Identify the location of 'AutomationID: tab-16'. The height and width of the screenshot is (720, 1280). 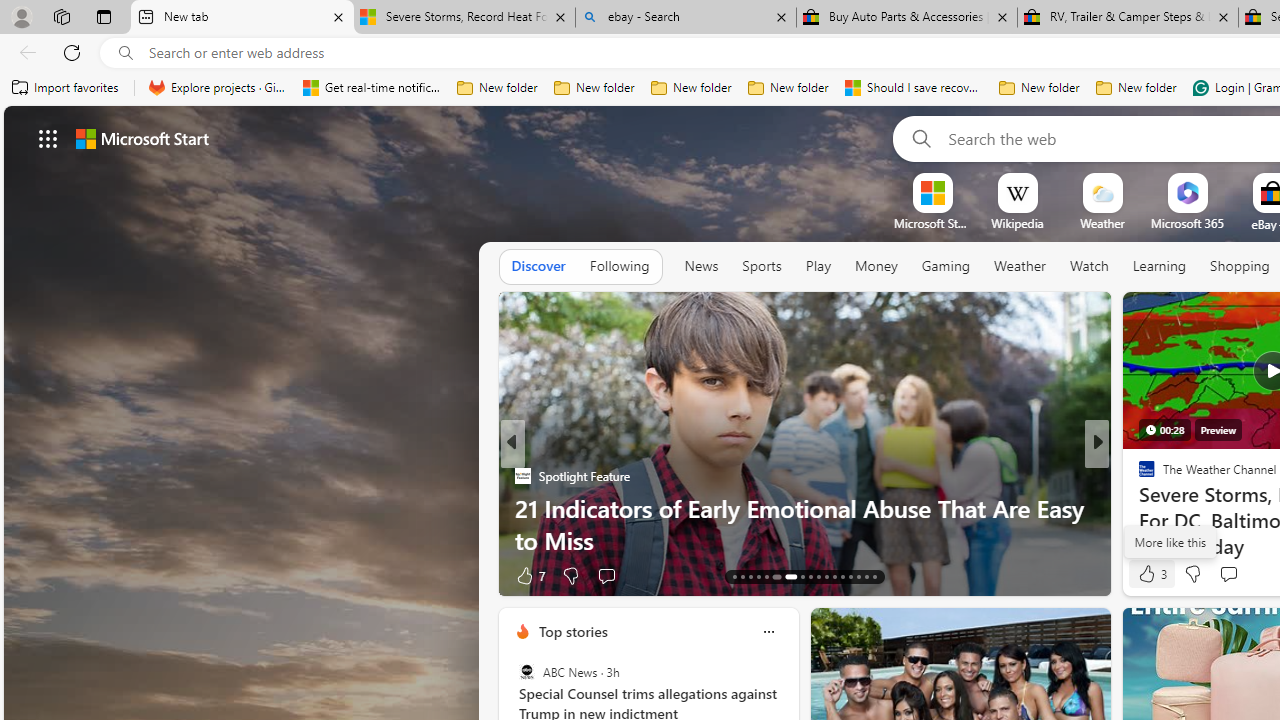
(757, 577).